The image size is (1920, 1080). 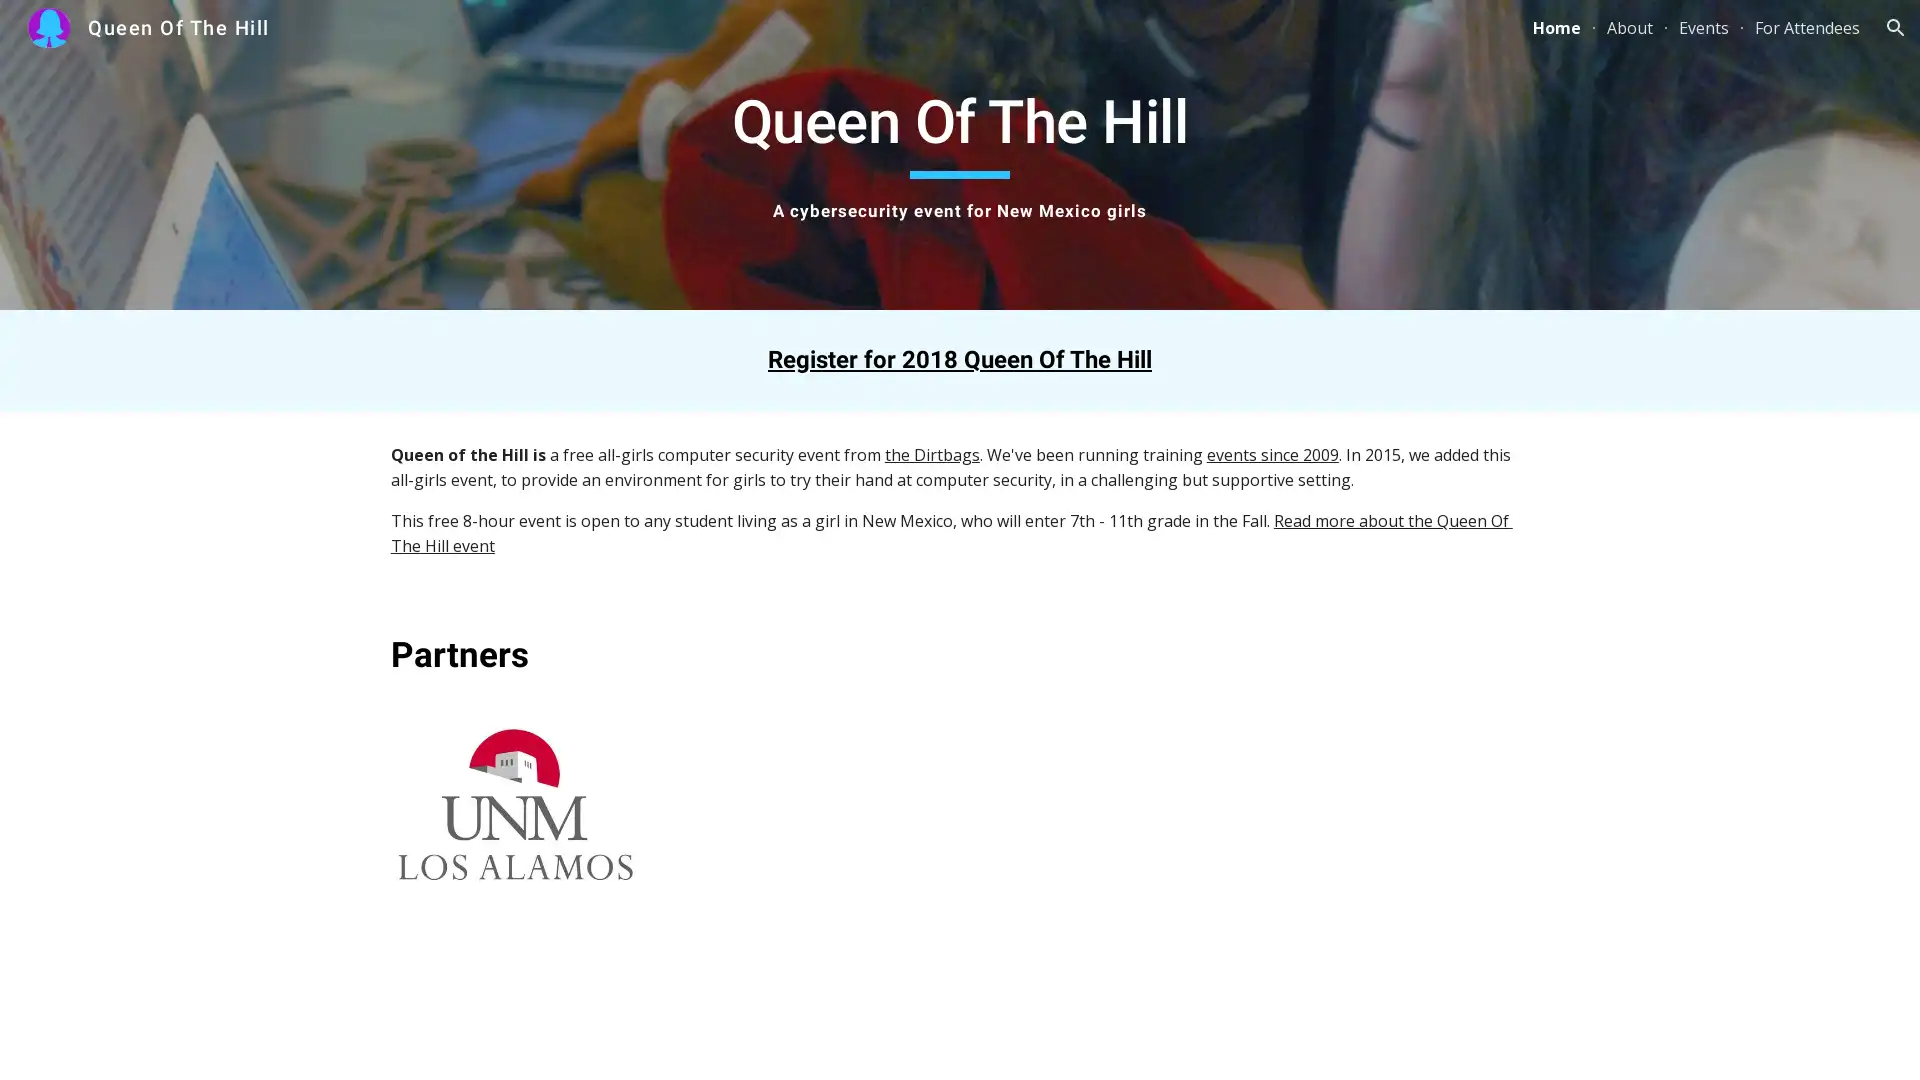 I want to click on Copy heading link, so click(x=551, y=655).